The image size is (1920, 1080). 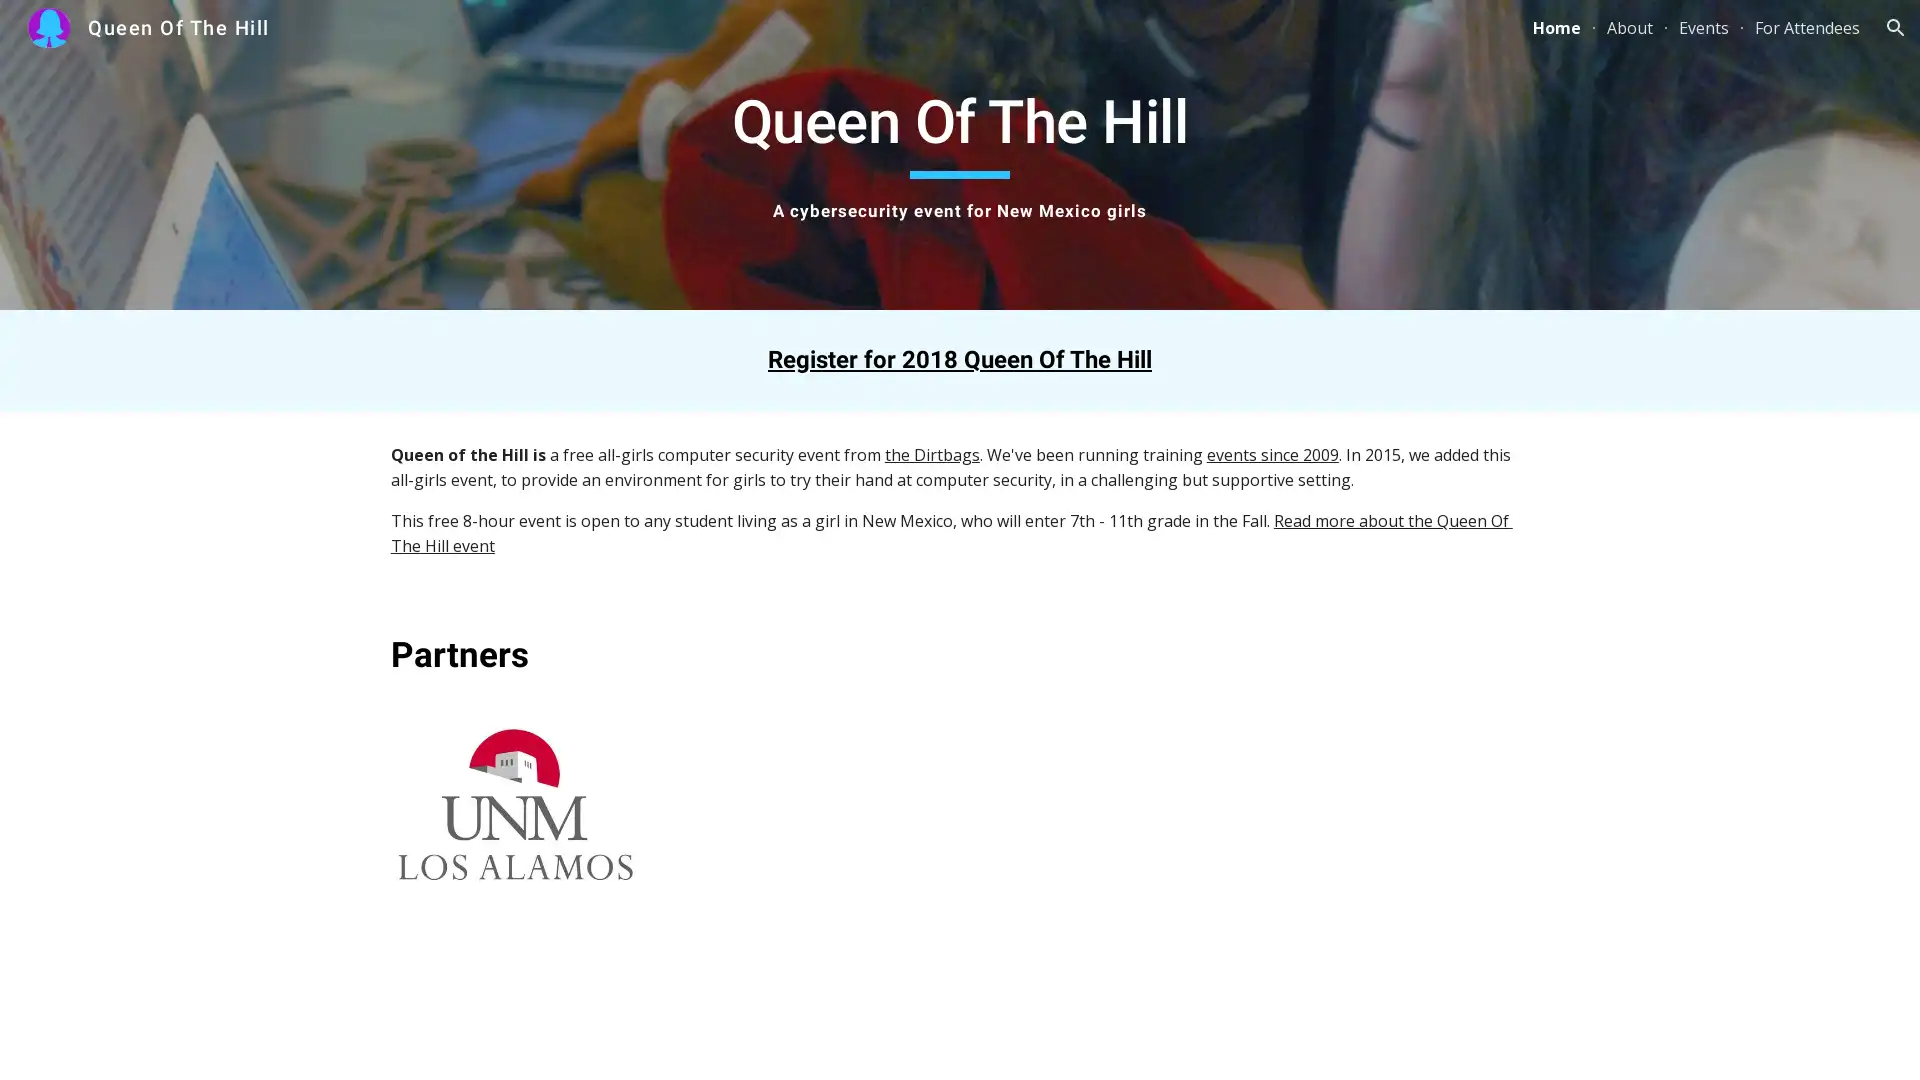 I want to click on Copy heading link, so click(x=551, y=655).